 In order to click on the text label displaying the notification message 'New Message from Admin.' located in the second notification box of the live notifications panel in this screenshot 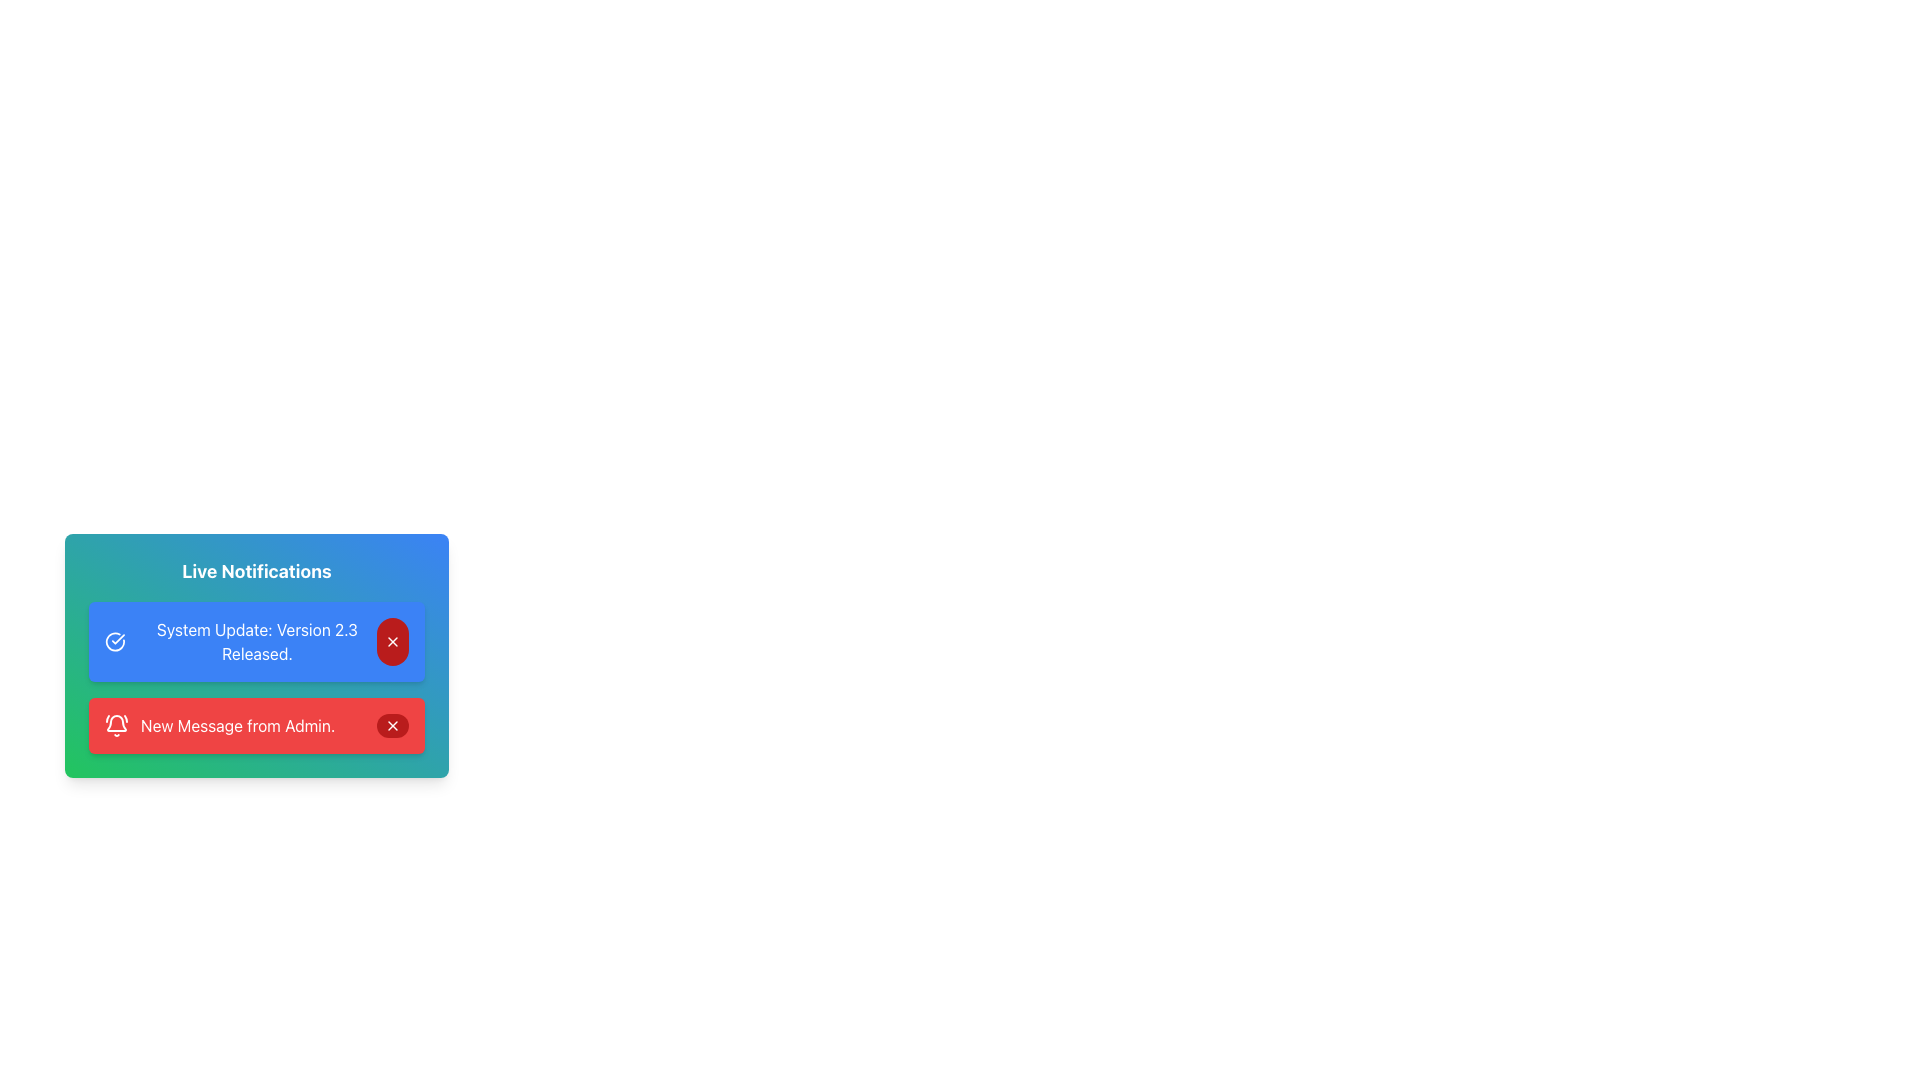, I will do `click(238, 725)`.